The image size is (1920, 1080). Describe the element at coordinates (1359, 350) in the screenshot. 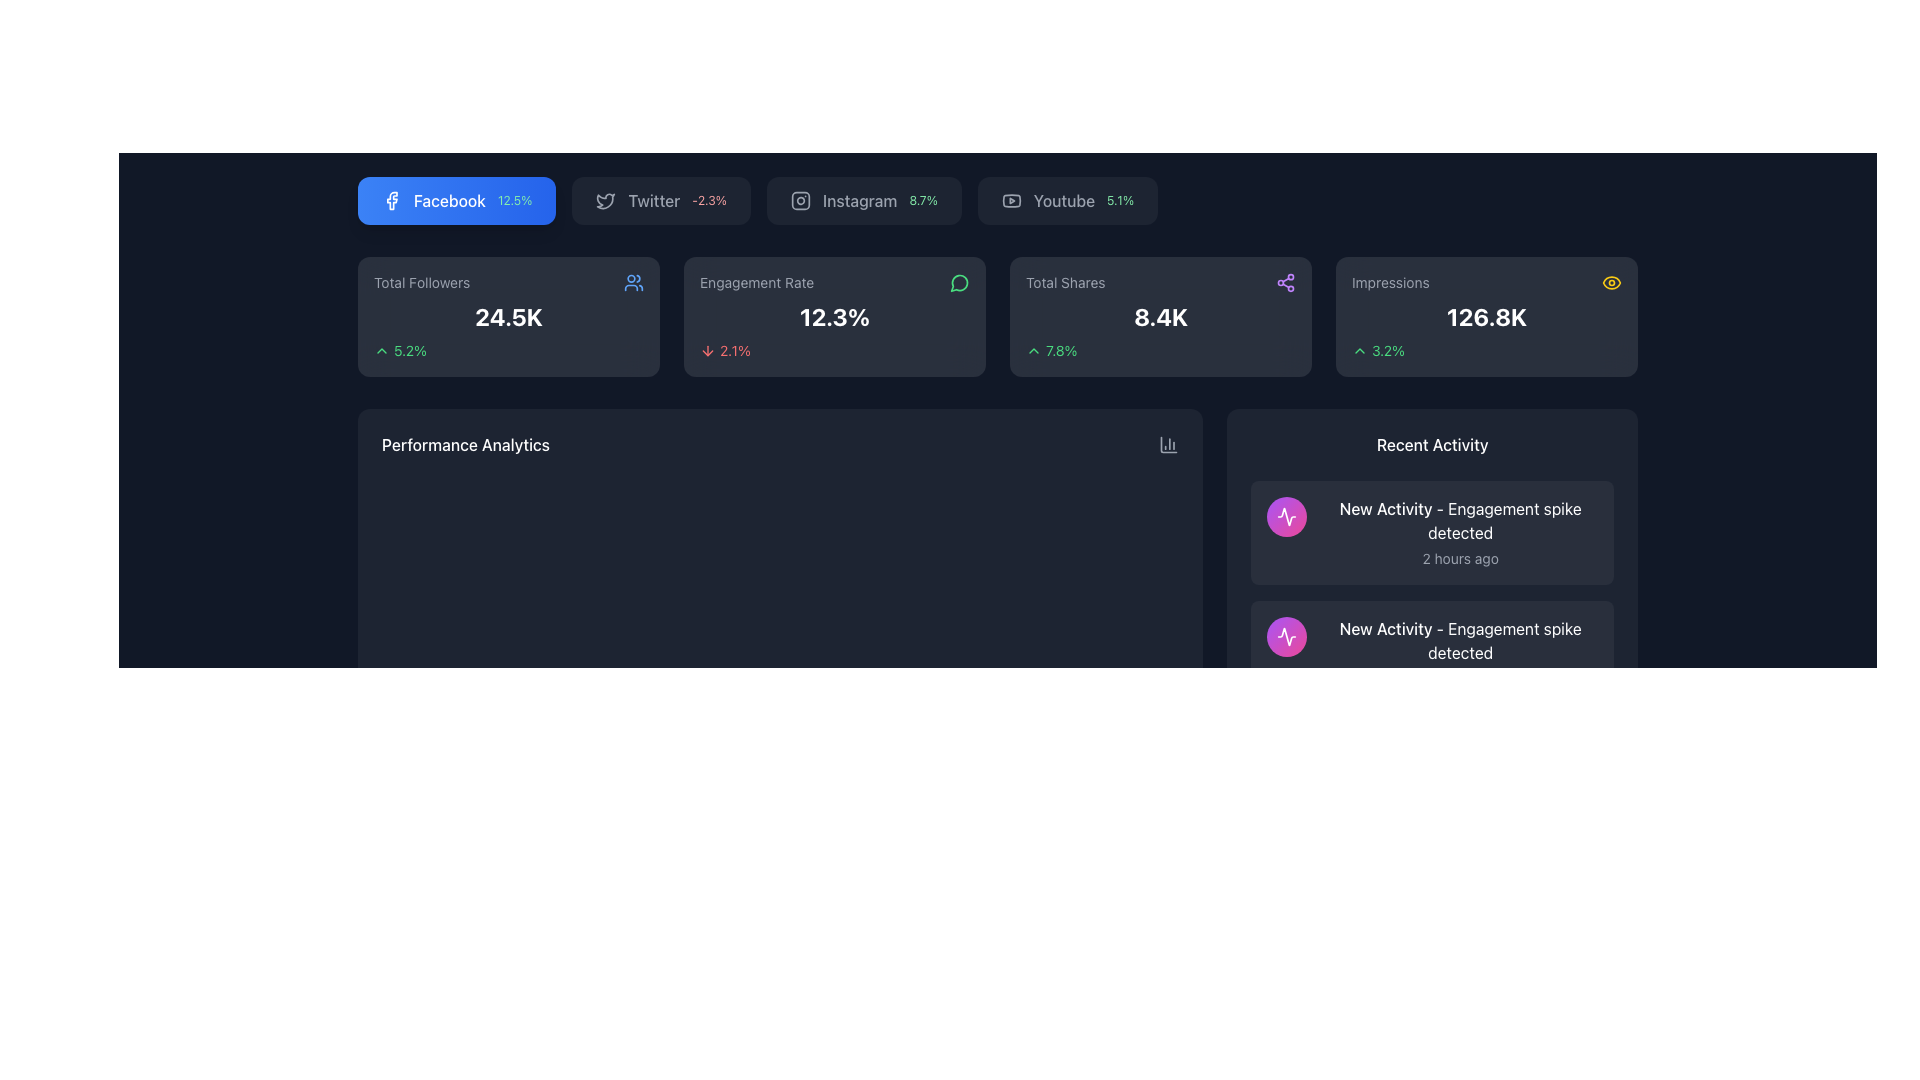

I see `the small upward-pointing chevron icon that is styled with a thin outline in a light color on a dark background, located in the top-left corner of the text displaying '3.2%' in green` at that location.